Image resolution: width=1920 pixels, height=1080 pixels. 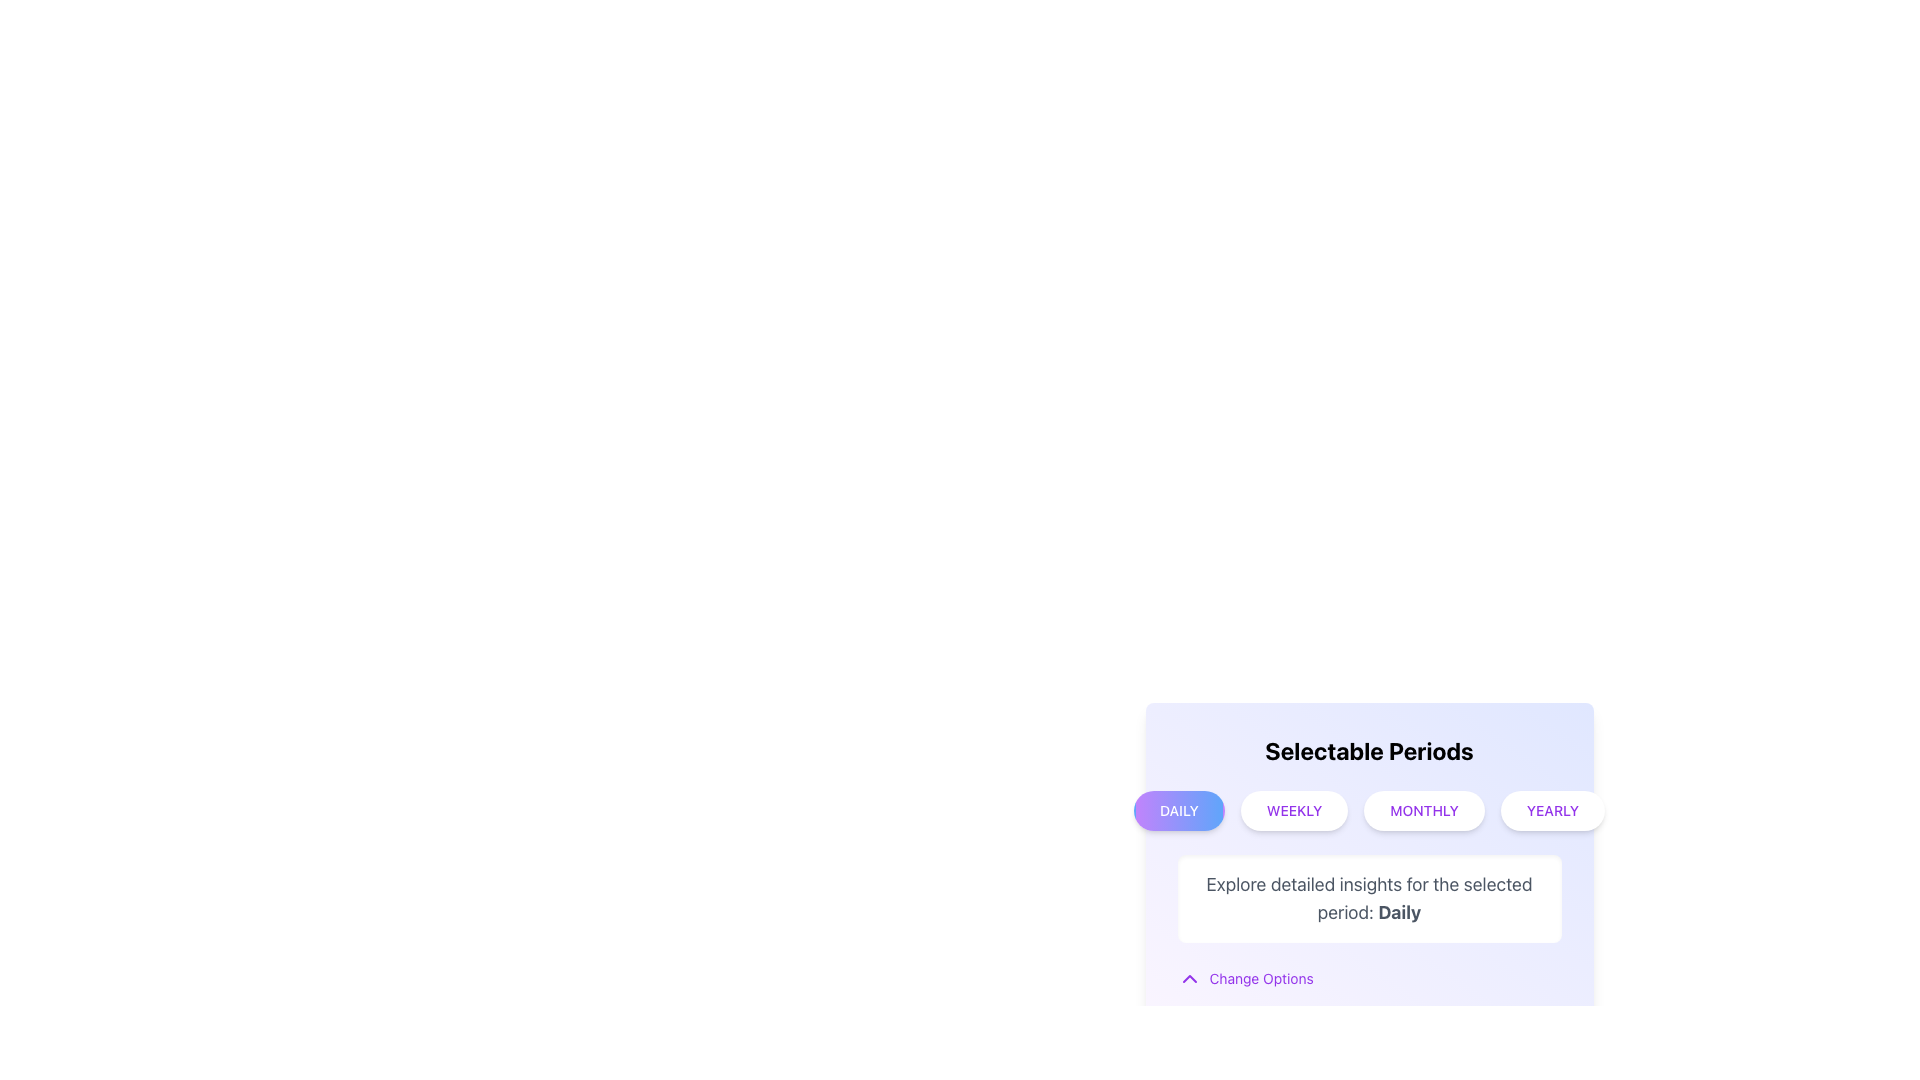 I want to click on the Chevron Up icon located to the left of the 'Change Options' text, which indicates a control for collapsing or minimizing a section, so click(x=1189, y=978).